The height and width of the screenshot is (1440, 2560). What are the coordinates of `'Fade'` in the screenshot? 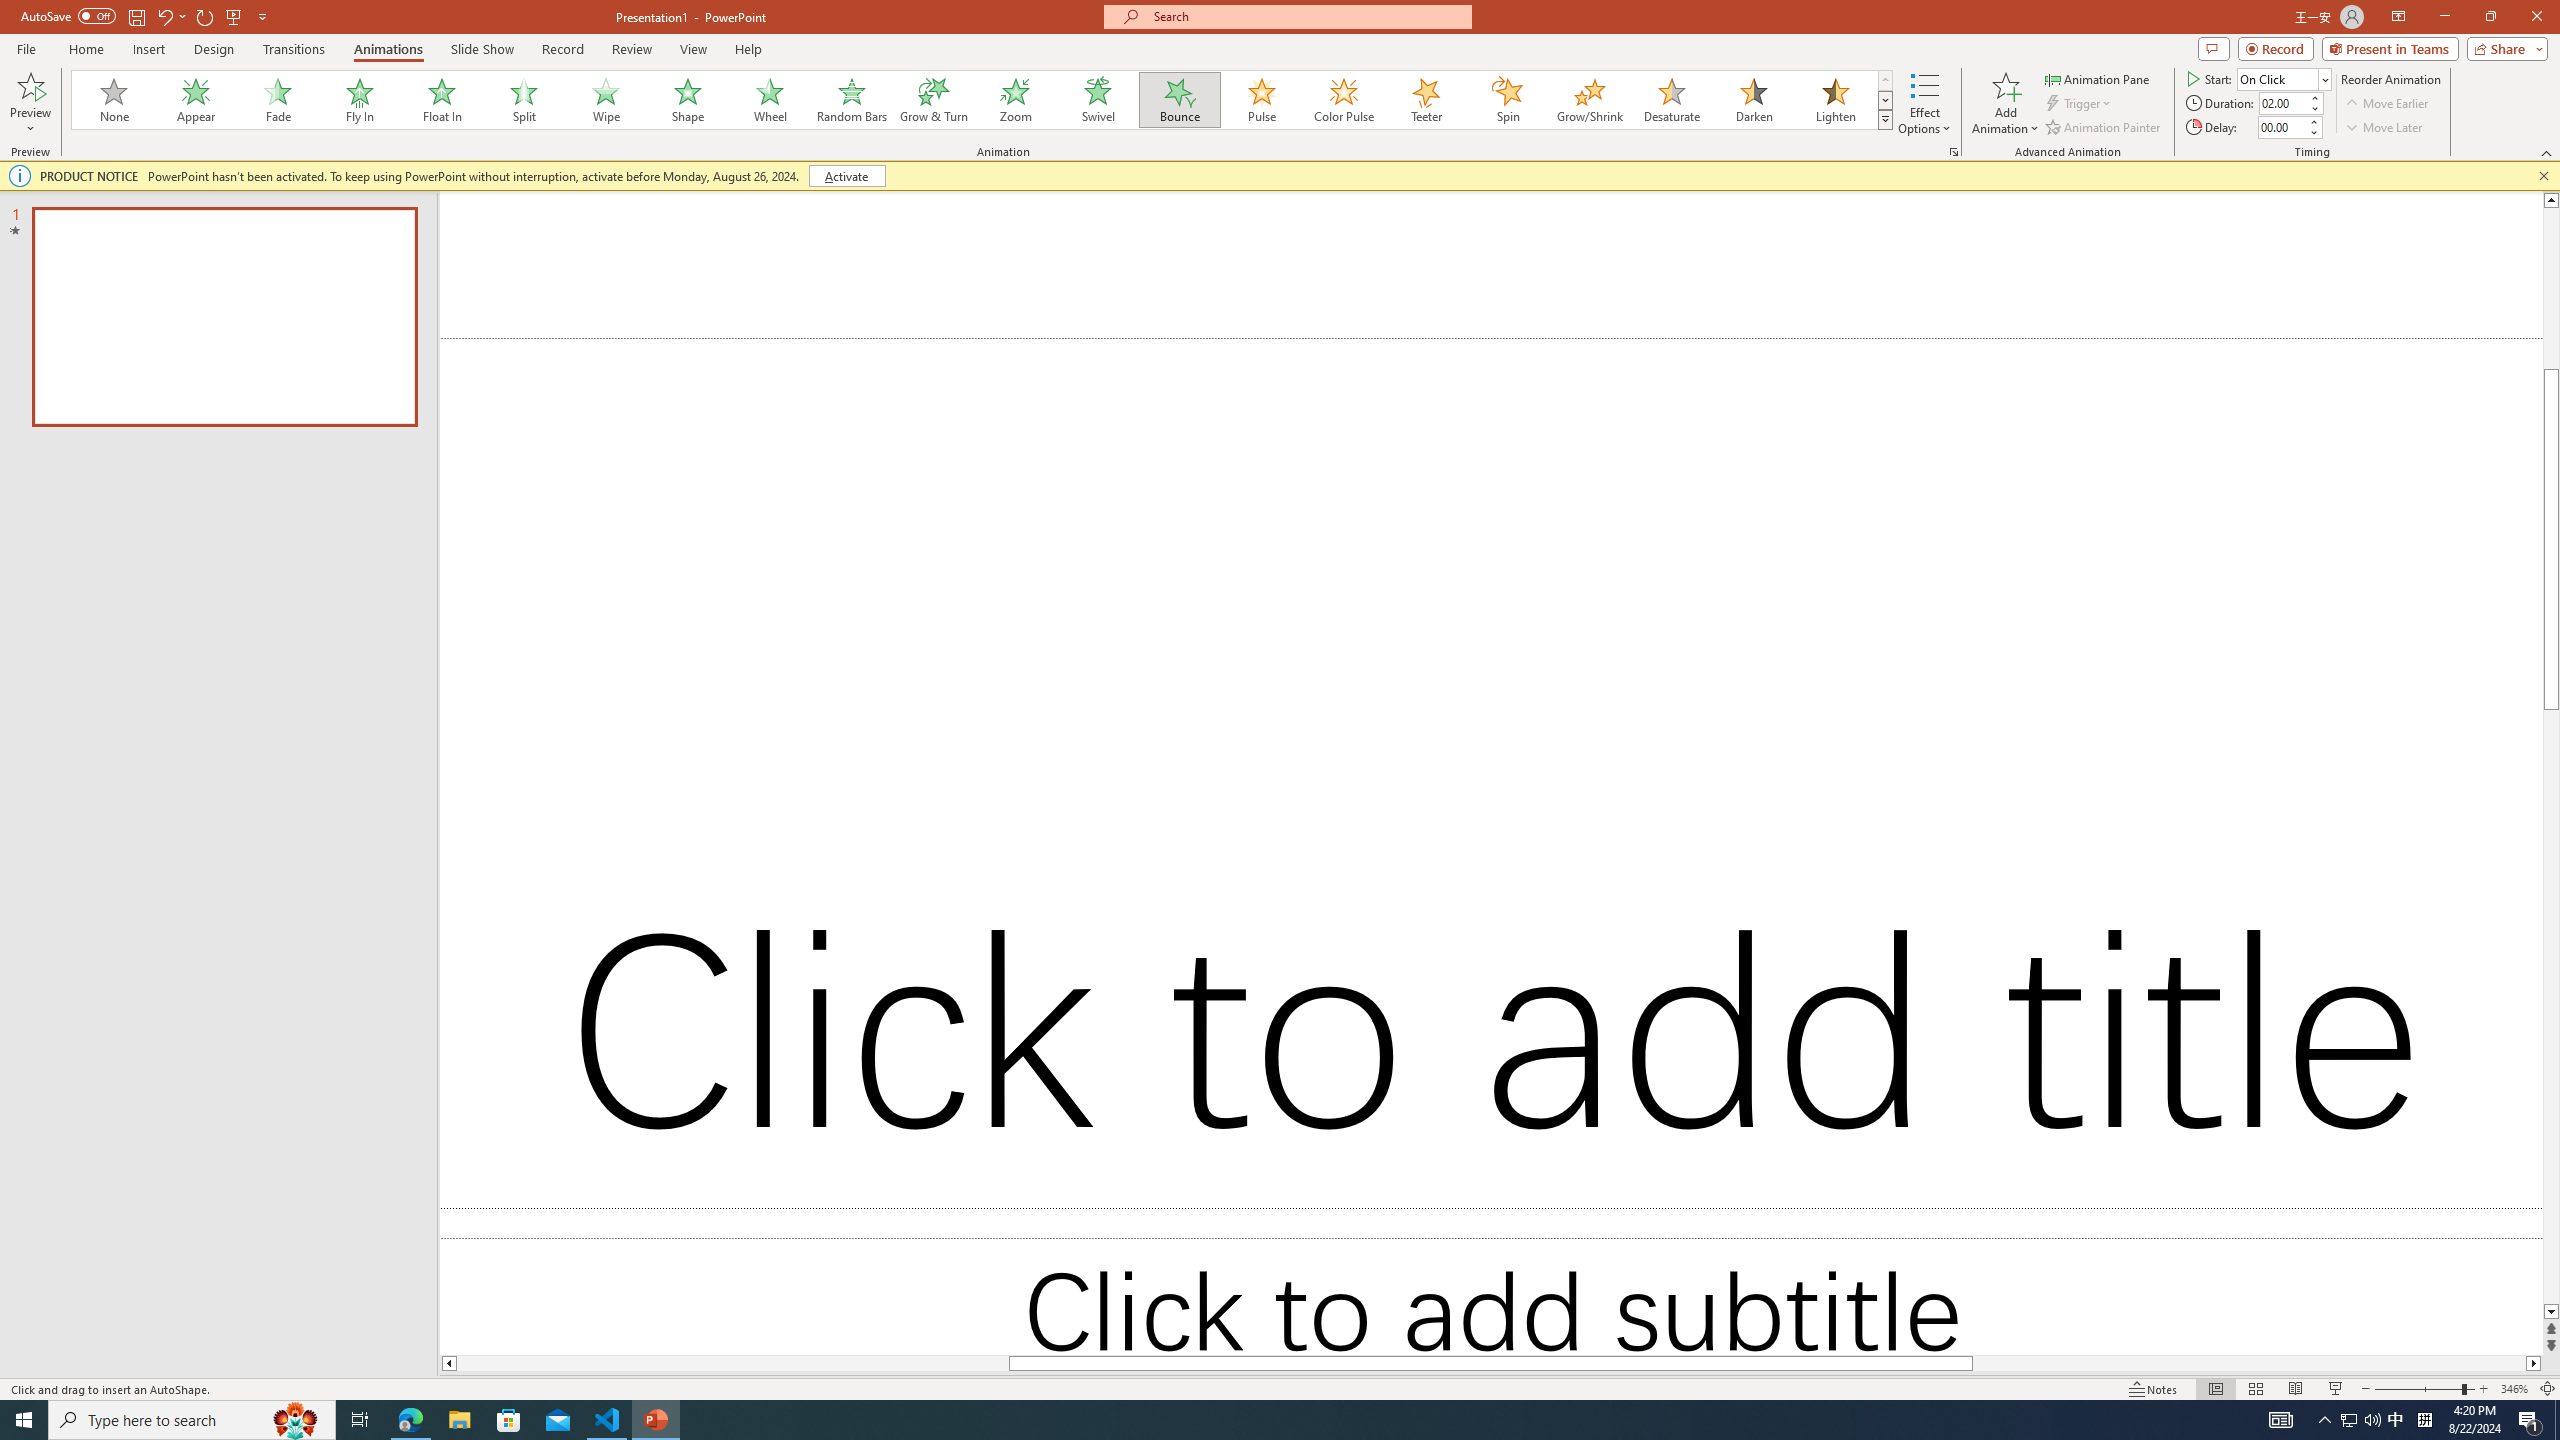 It's located at (278, 99).